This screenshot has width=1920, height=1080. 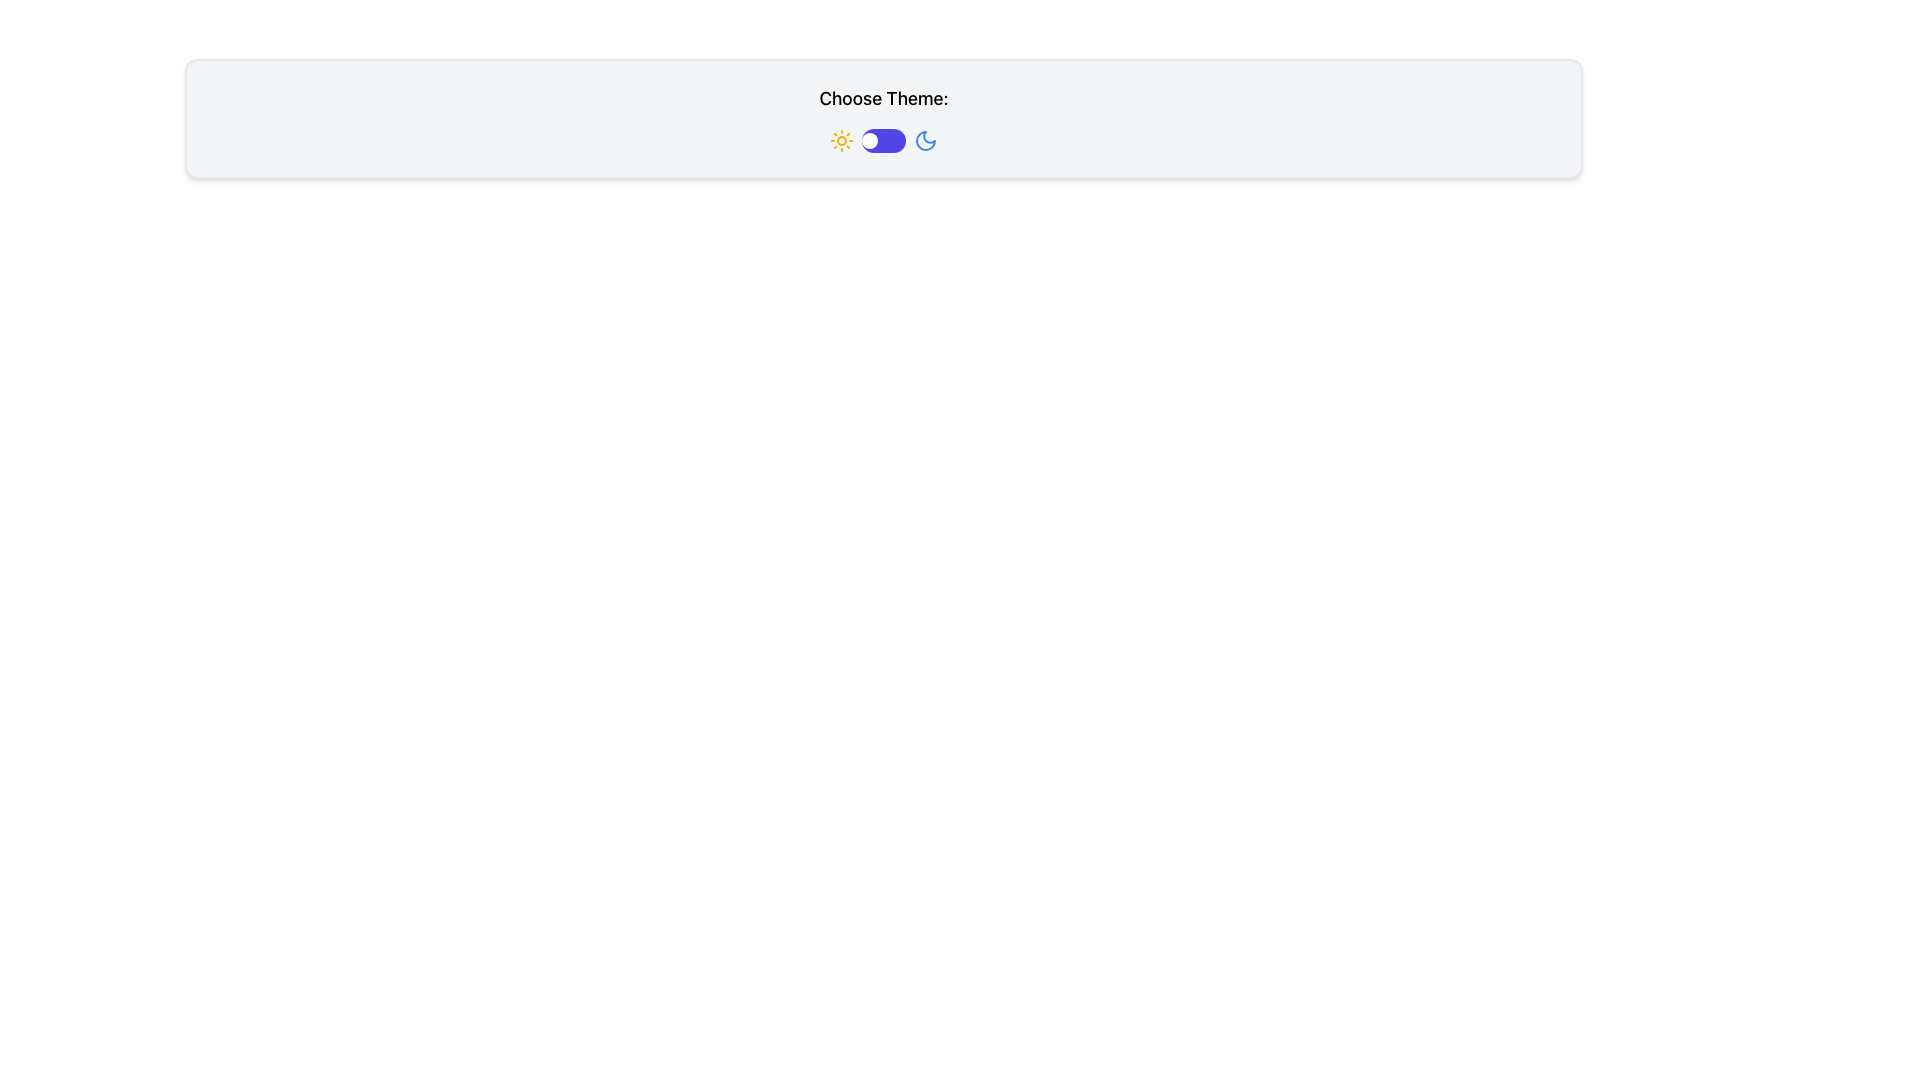 What do you see at coordinates (882, 140) in the screenshot?
I see `the toggle switch for dark mode located between the sun icon on the left and the moon icon on the right to switch its state` at bounding box center [882, 140].